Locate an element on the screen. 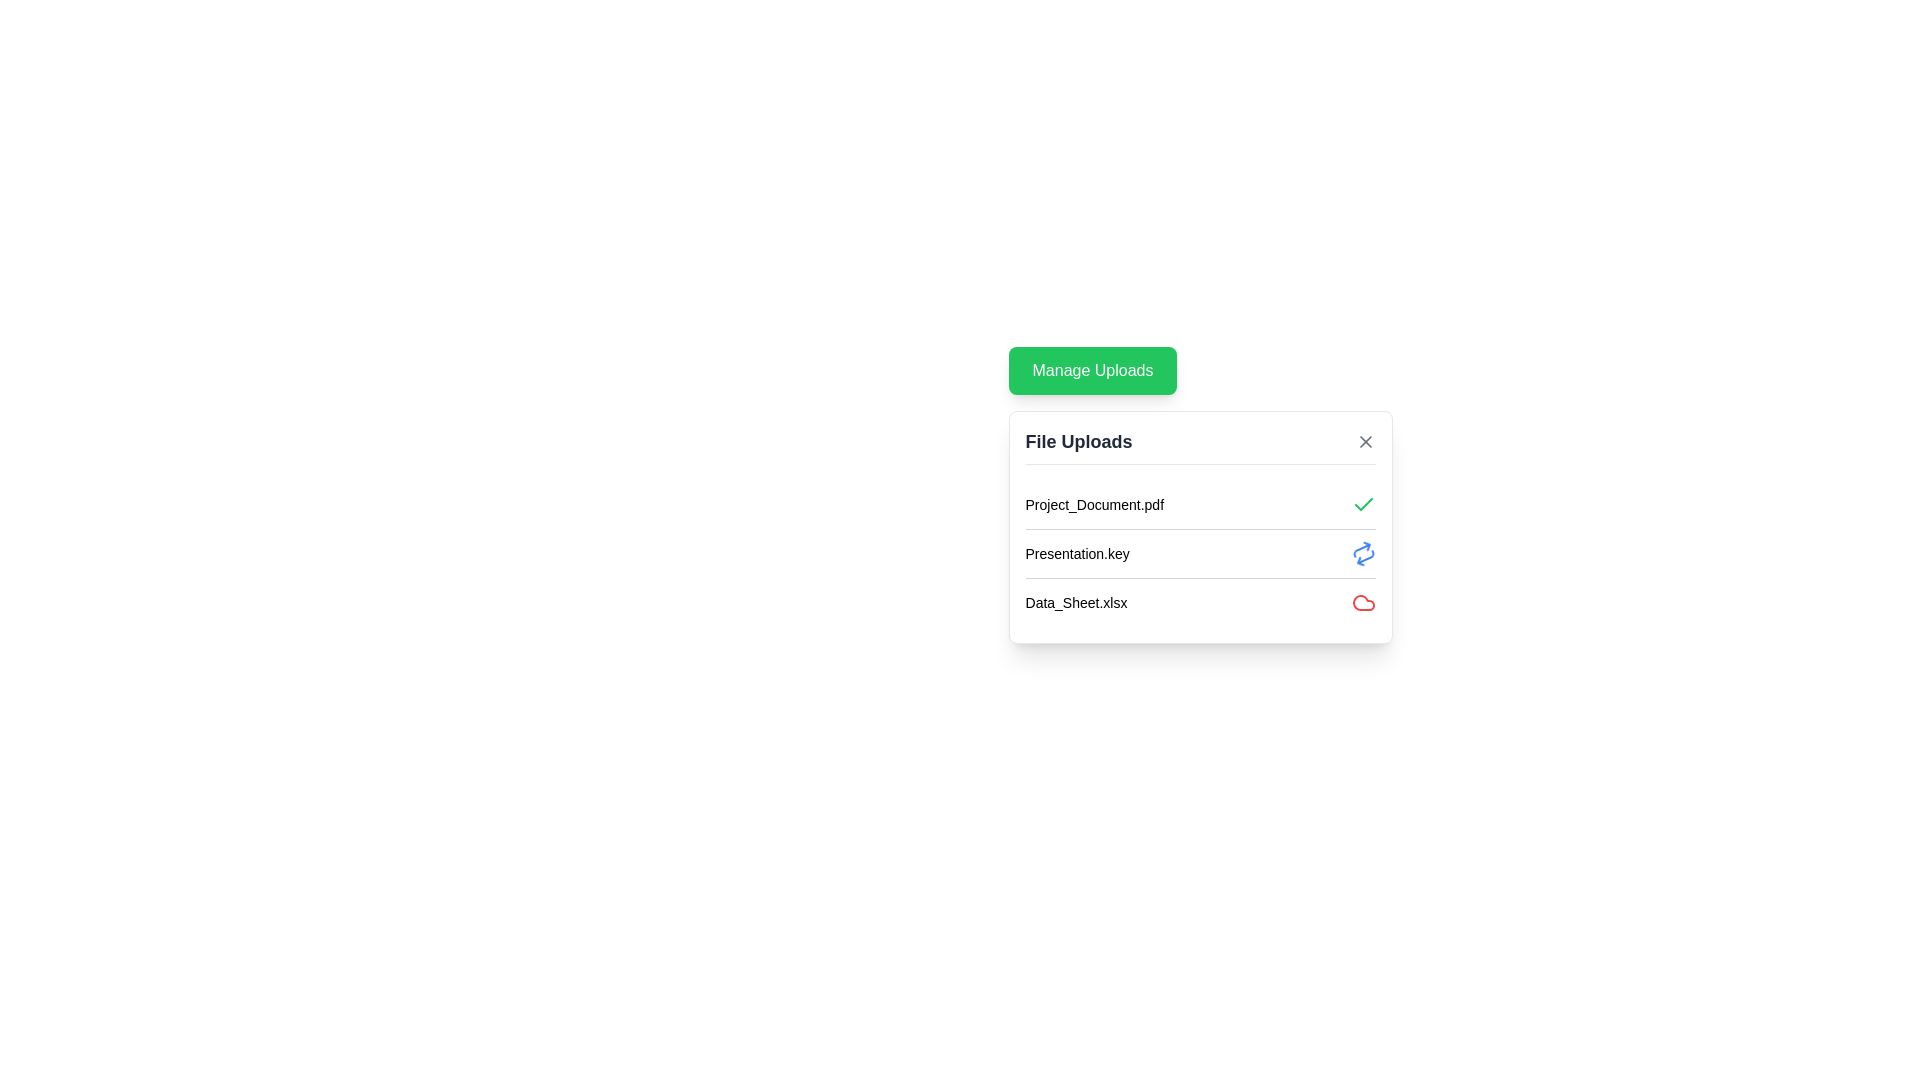  the confirmation icon for the first file 'Project_Document.pdf' within the 'Manage Uploads' modal, which visually indicates a successful action is located at coordinates (1362, 503).